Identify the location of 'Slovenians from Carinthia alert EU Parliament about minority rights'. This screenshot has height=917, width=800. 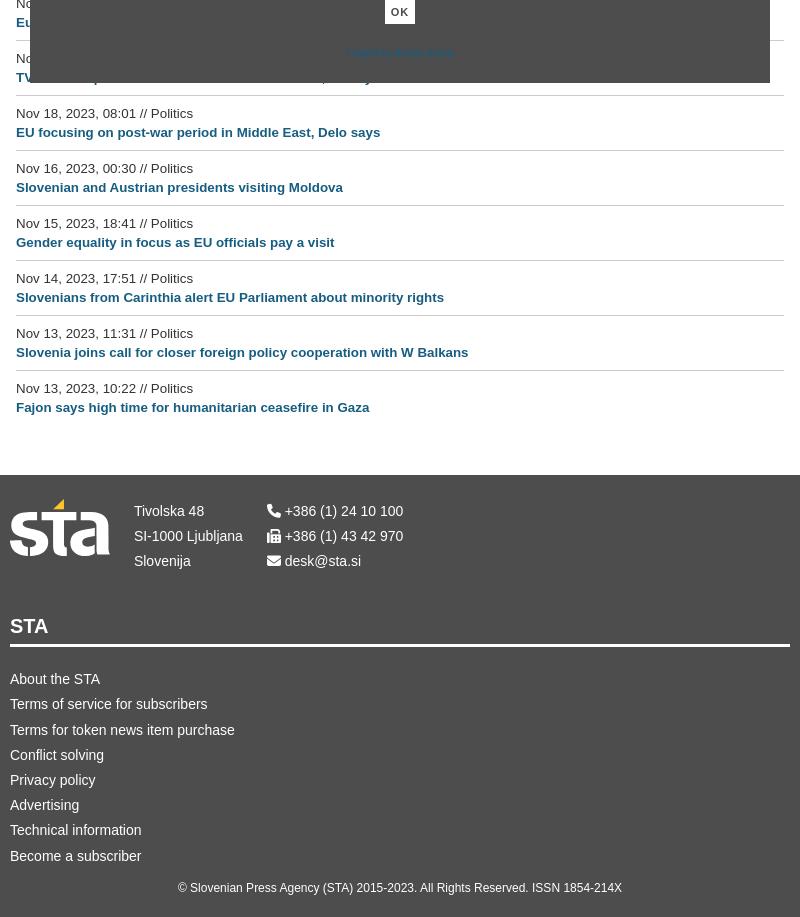
(229, 296).